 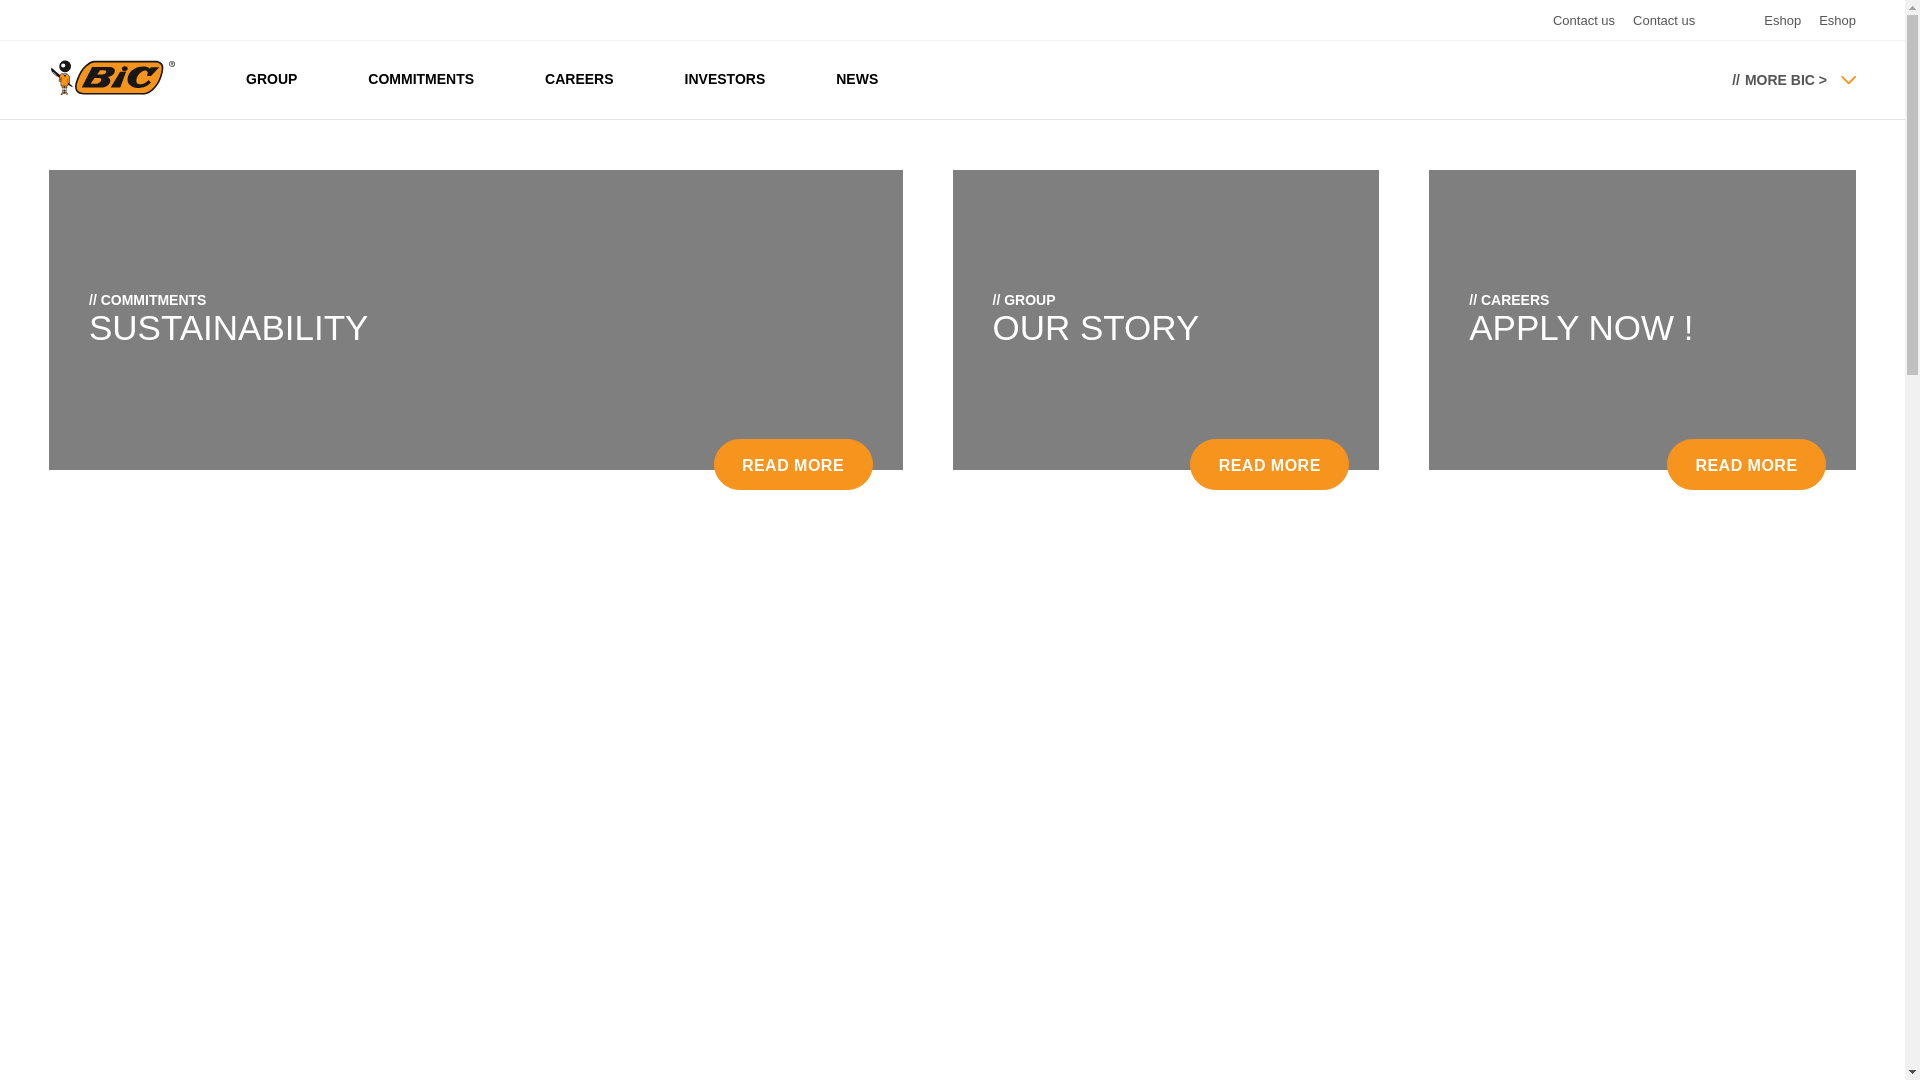 I want to click on 'BIC', so click(x=48, y=76).